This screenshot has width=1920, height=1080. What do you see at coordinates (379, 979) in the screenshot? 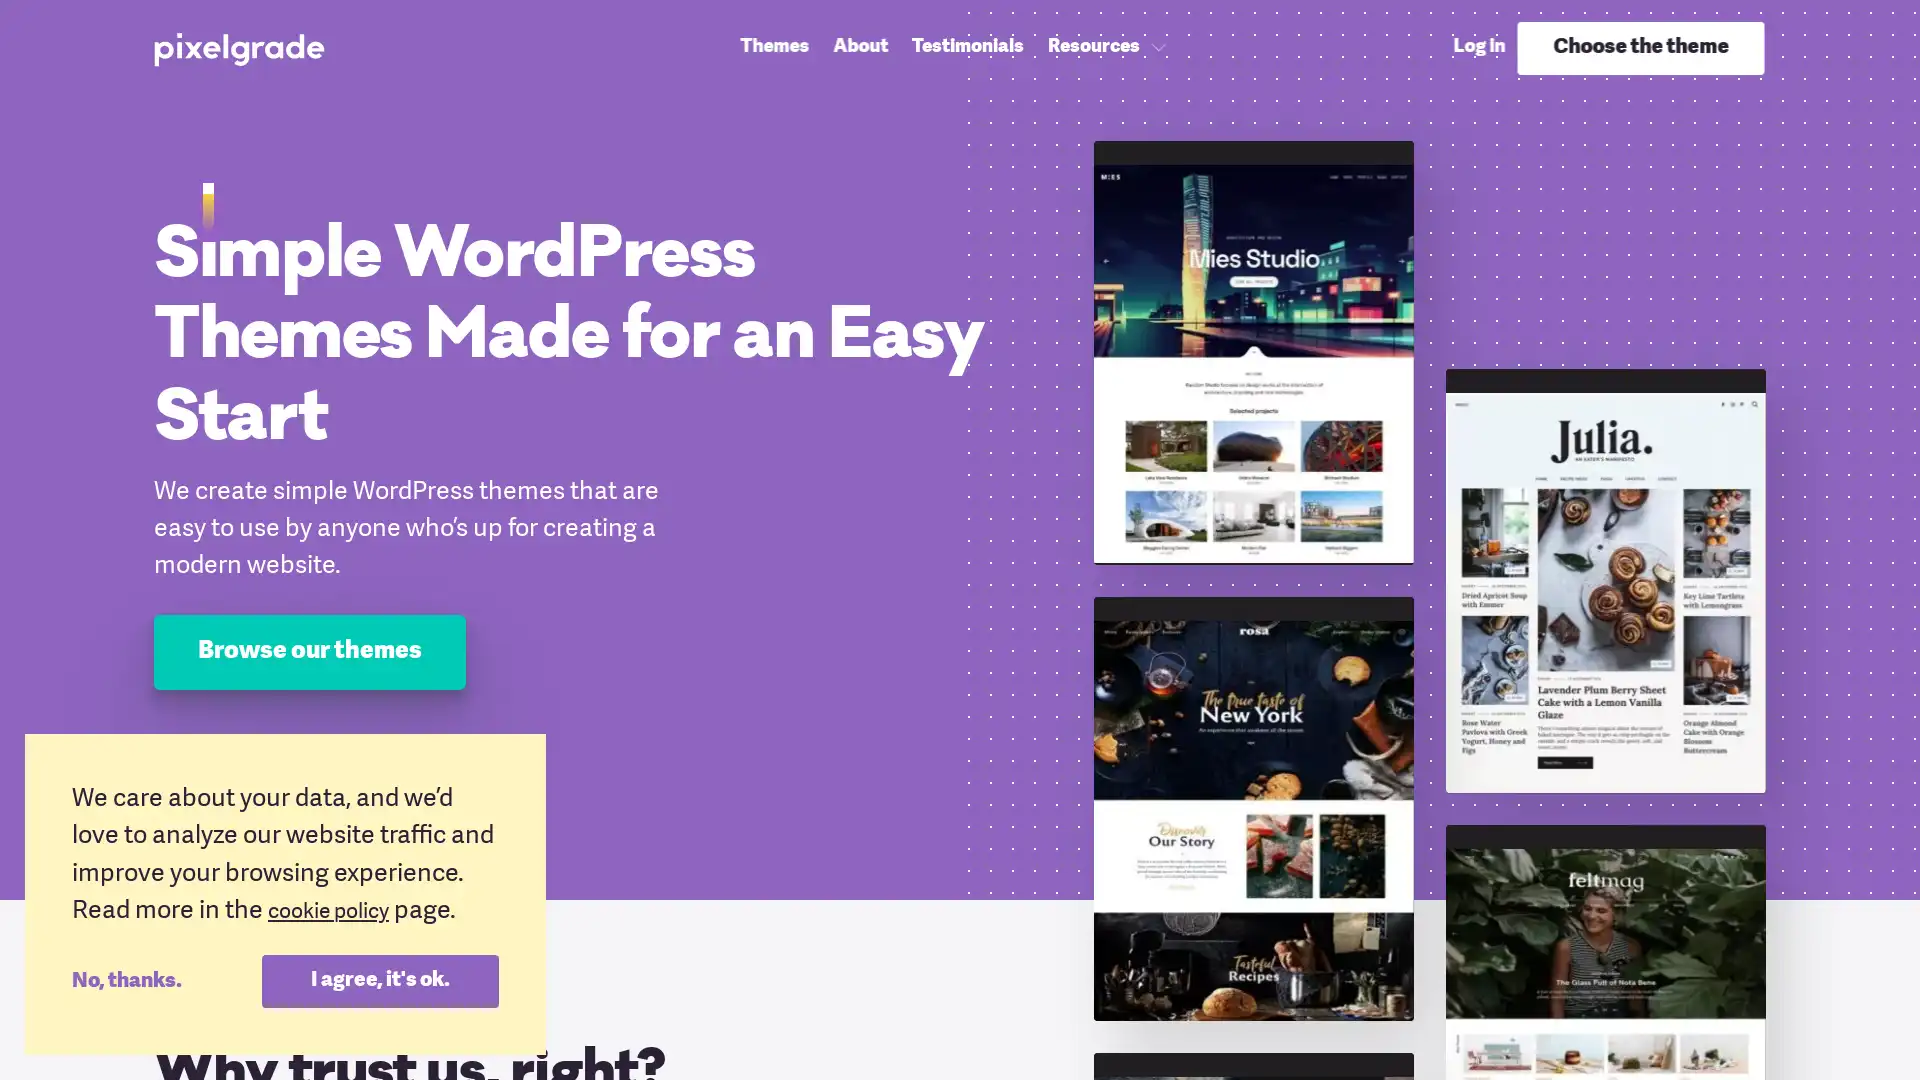
I see `I agree, it's ok.` at bounding box center [379, 979].